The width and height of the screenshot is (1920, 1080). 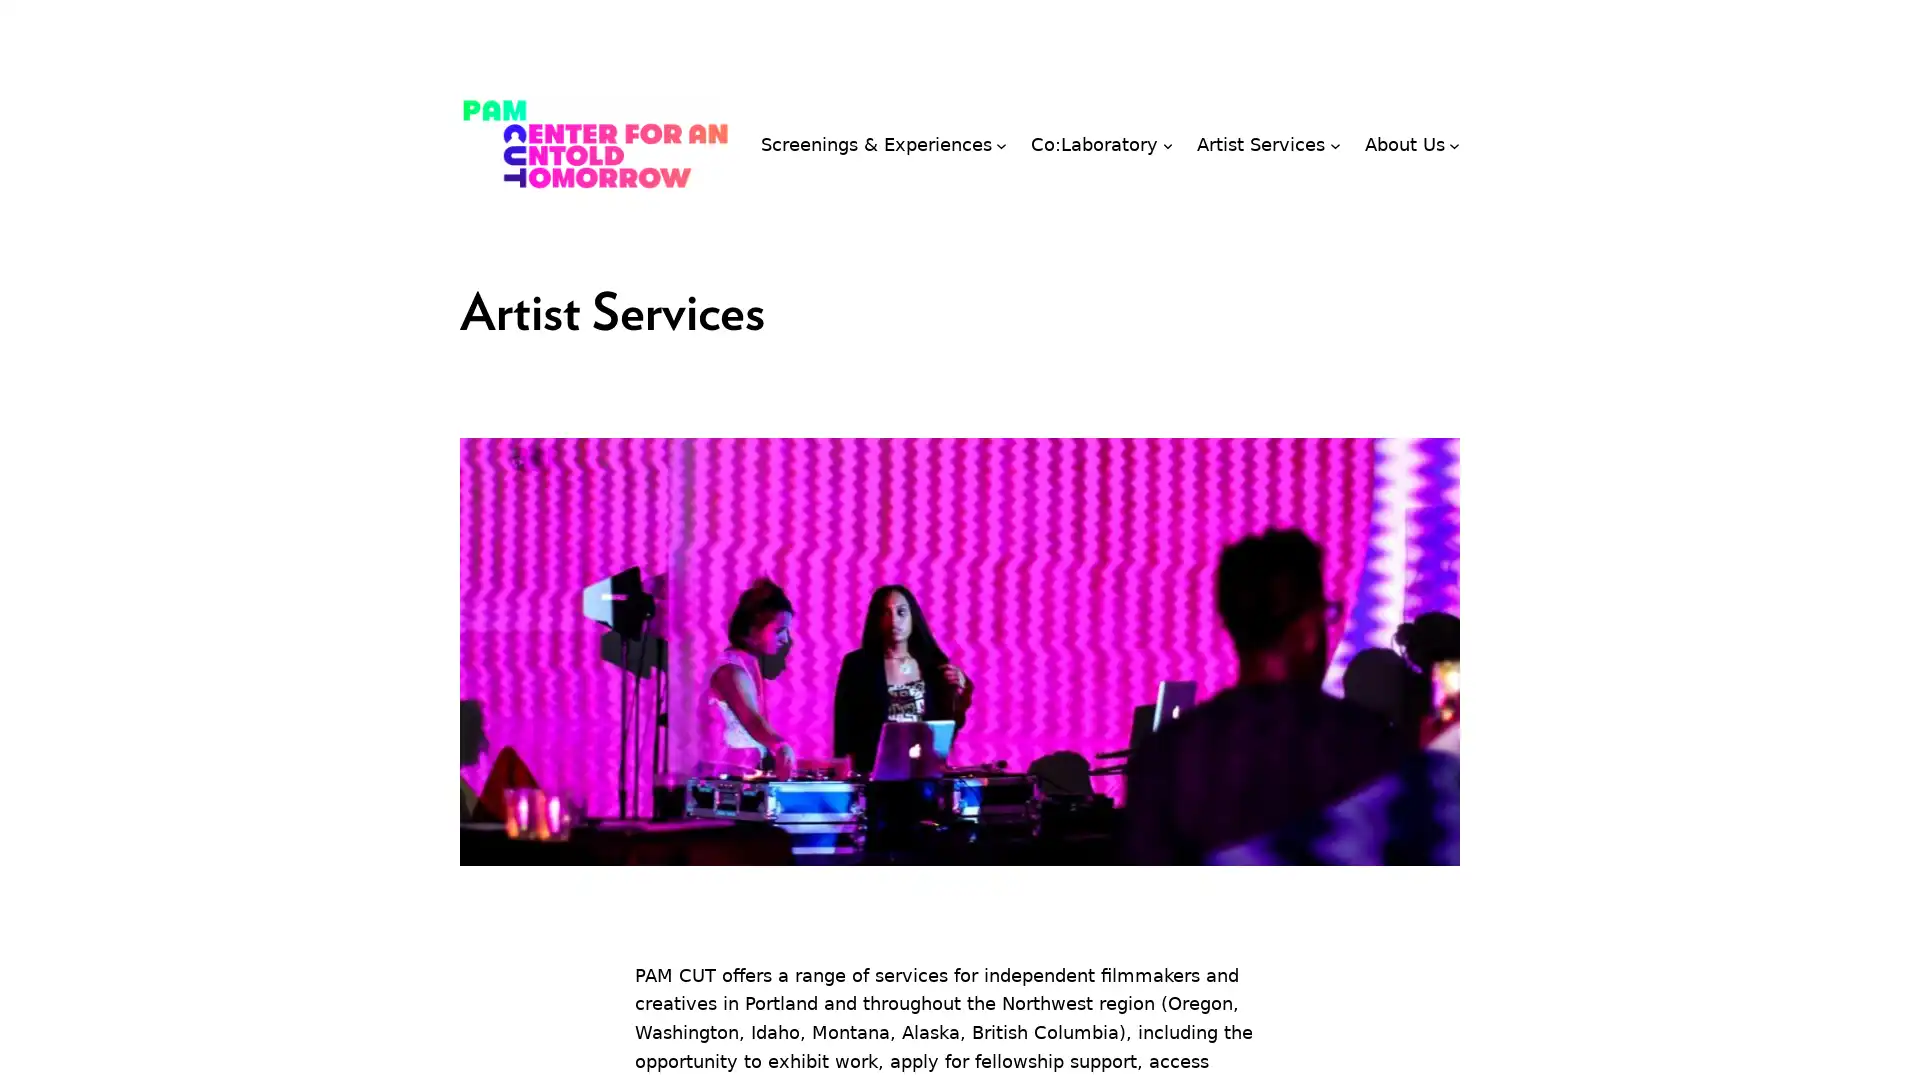 I want to click on Artist Services submenu, so click(x=1334, y=143).